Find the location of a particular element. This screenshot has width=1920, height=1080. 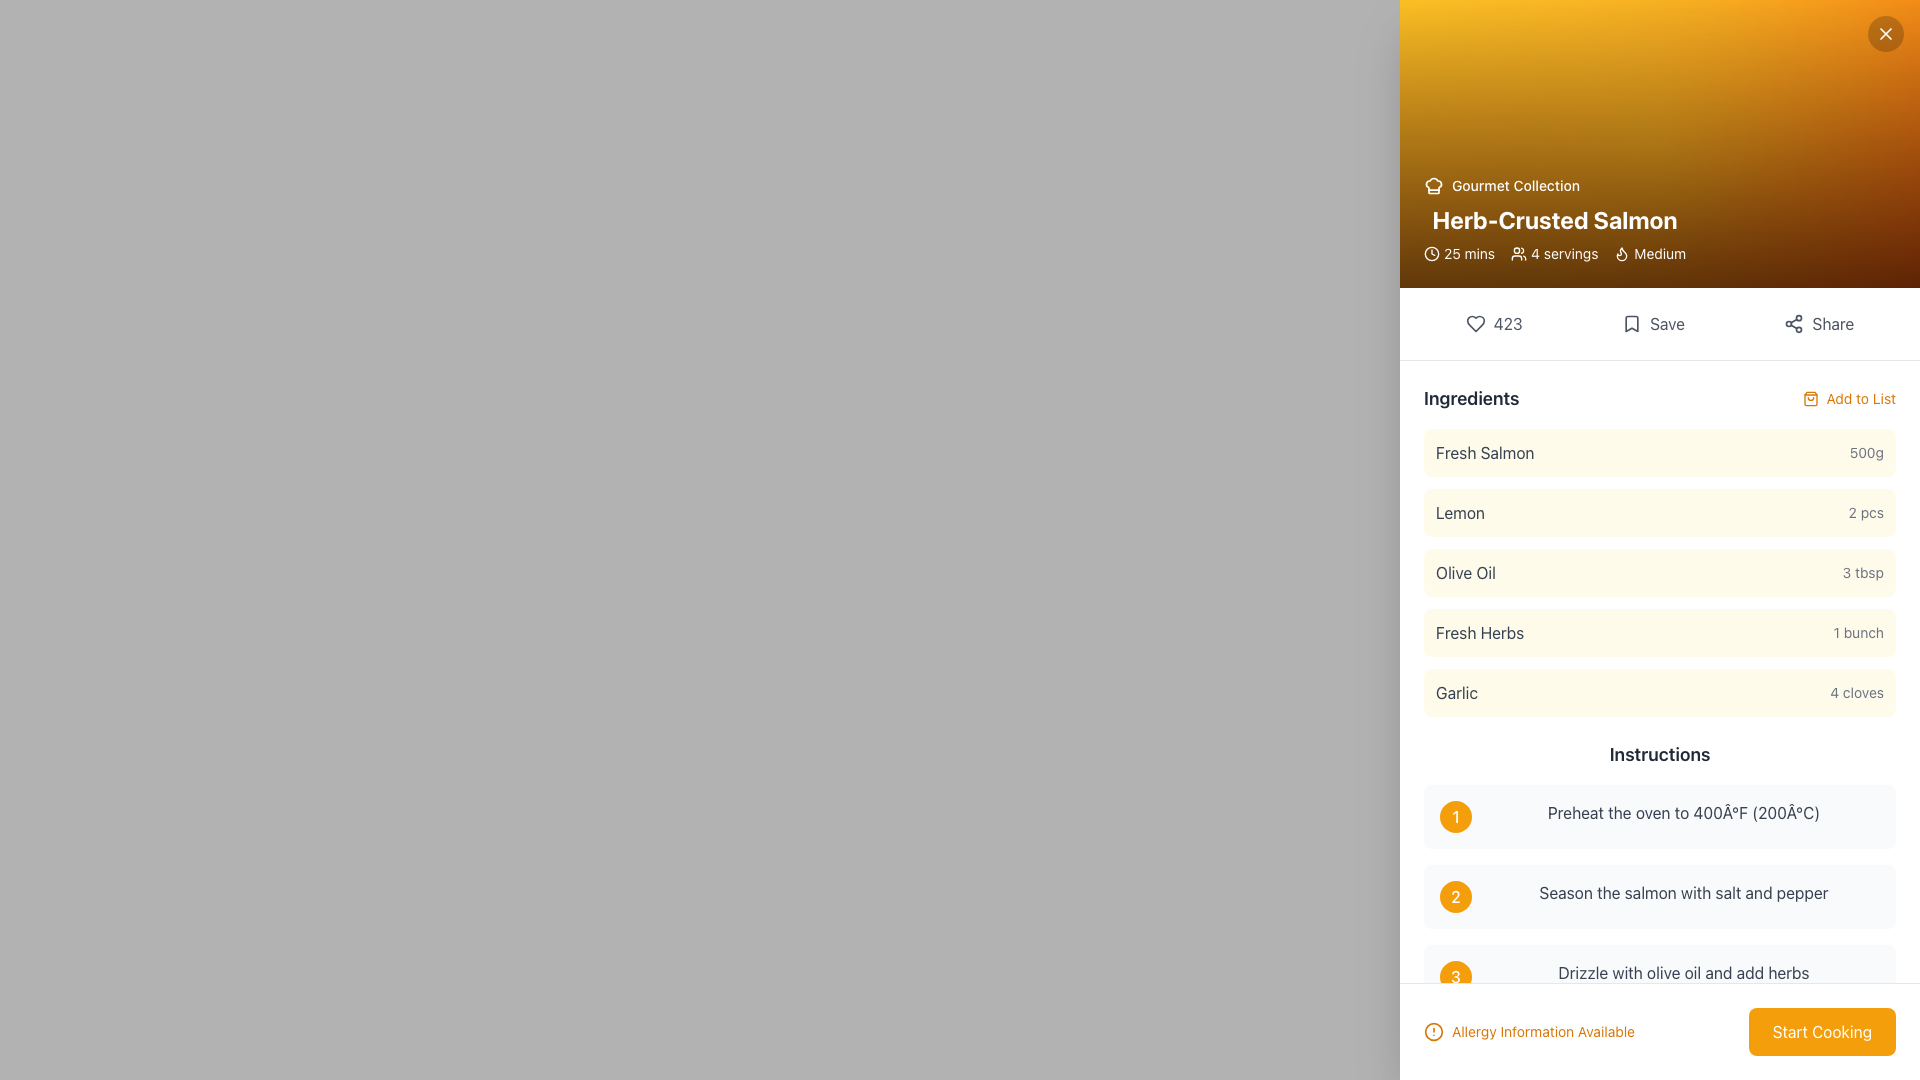

the static text label displaying 'Gourmet Collection', which is centrally aligned above the main title 'Herb-Crusted Salmon' and has a classy golden-brown background is located at coordinates (1516, 185).